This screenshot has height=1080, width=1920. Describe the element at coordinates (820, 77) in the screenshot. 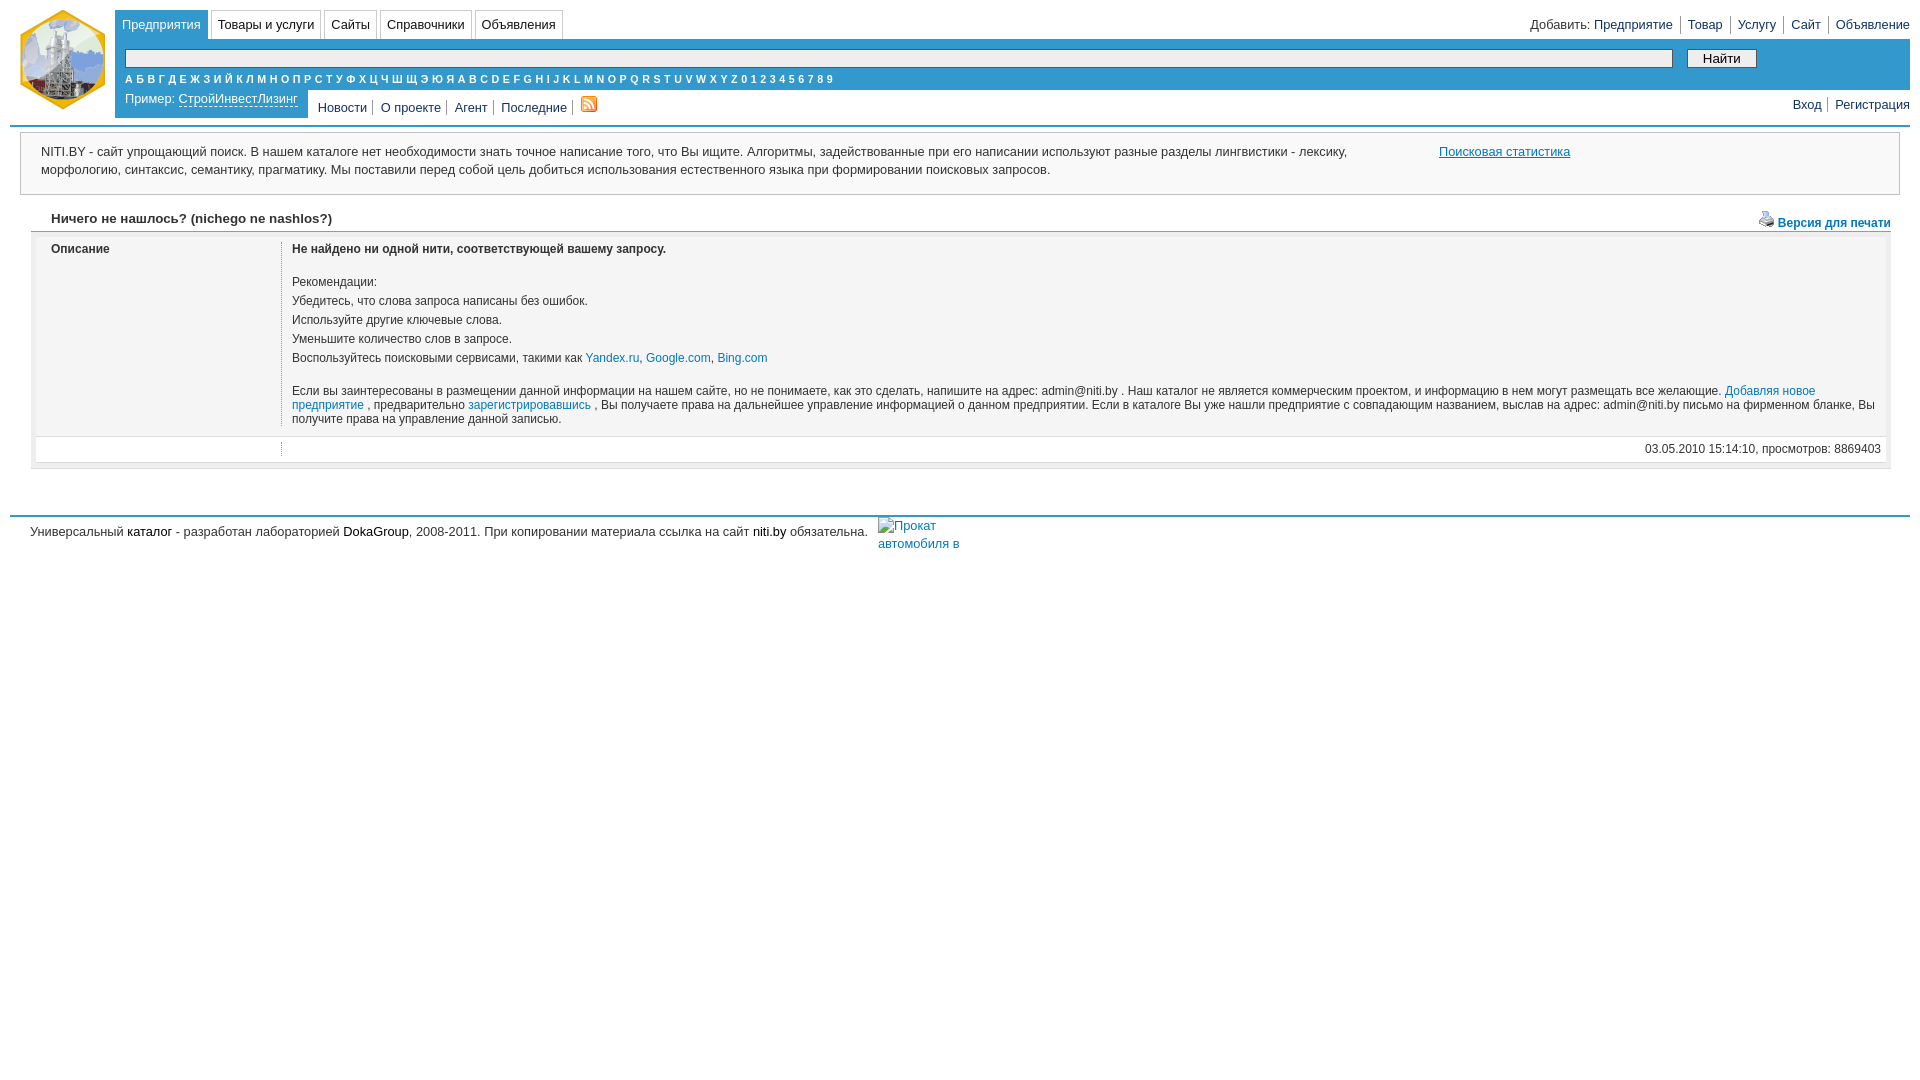

I see `'8'` at that location.